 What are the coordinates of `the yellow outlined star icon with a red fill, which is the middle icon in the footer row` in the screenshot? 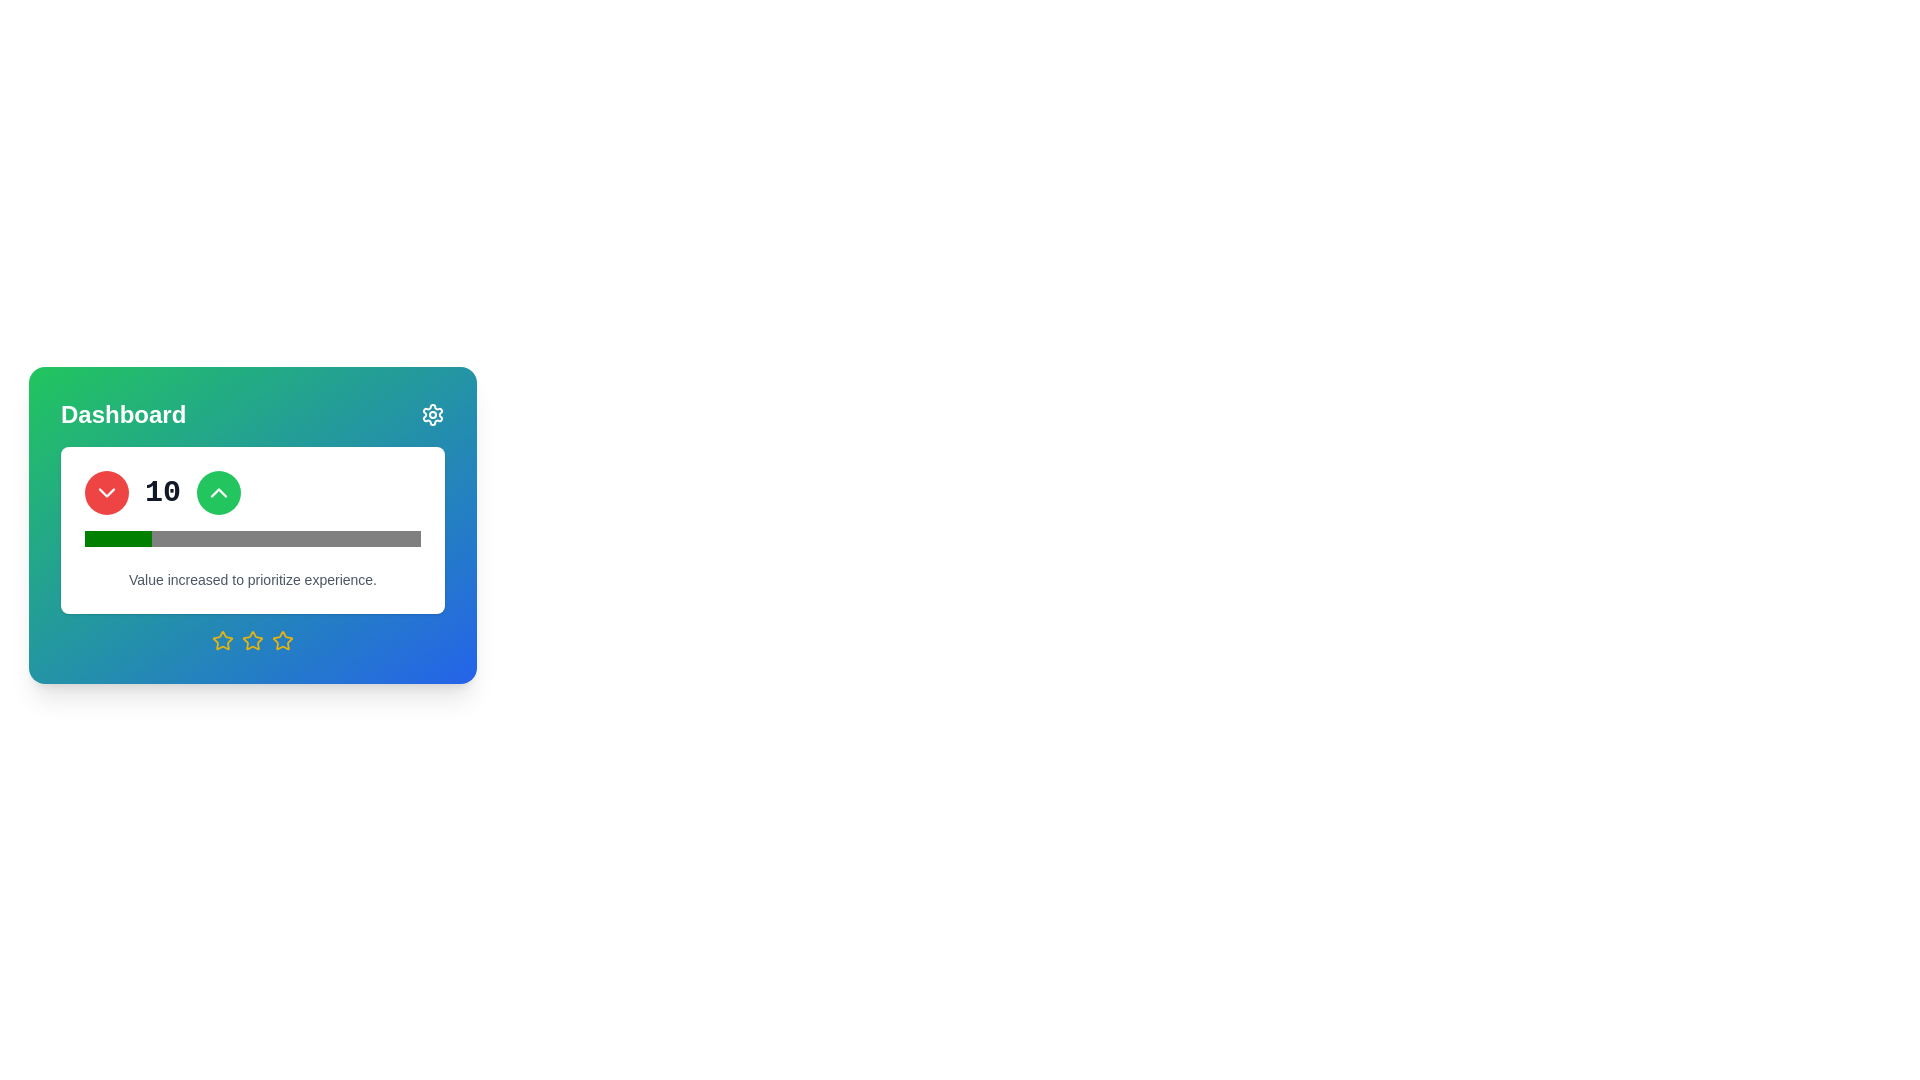 It's located at (252, 640).